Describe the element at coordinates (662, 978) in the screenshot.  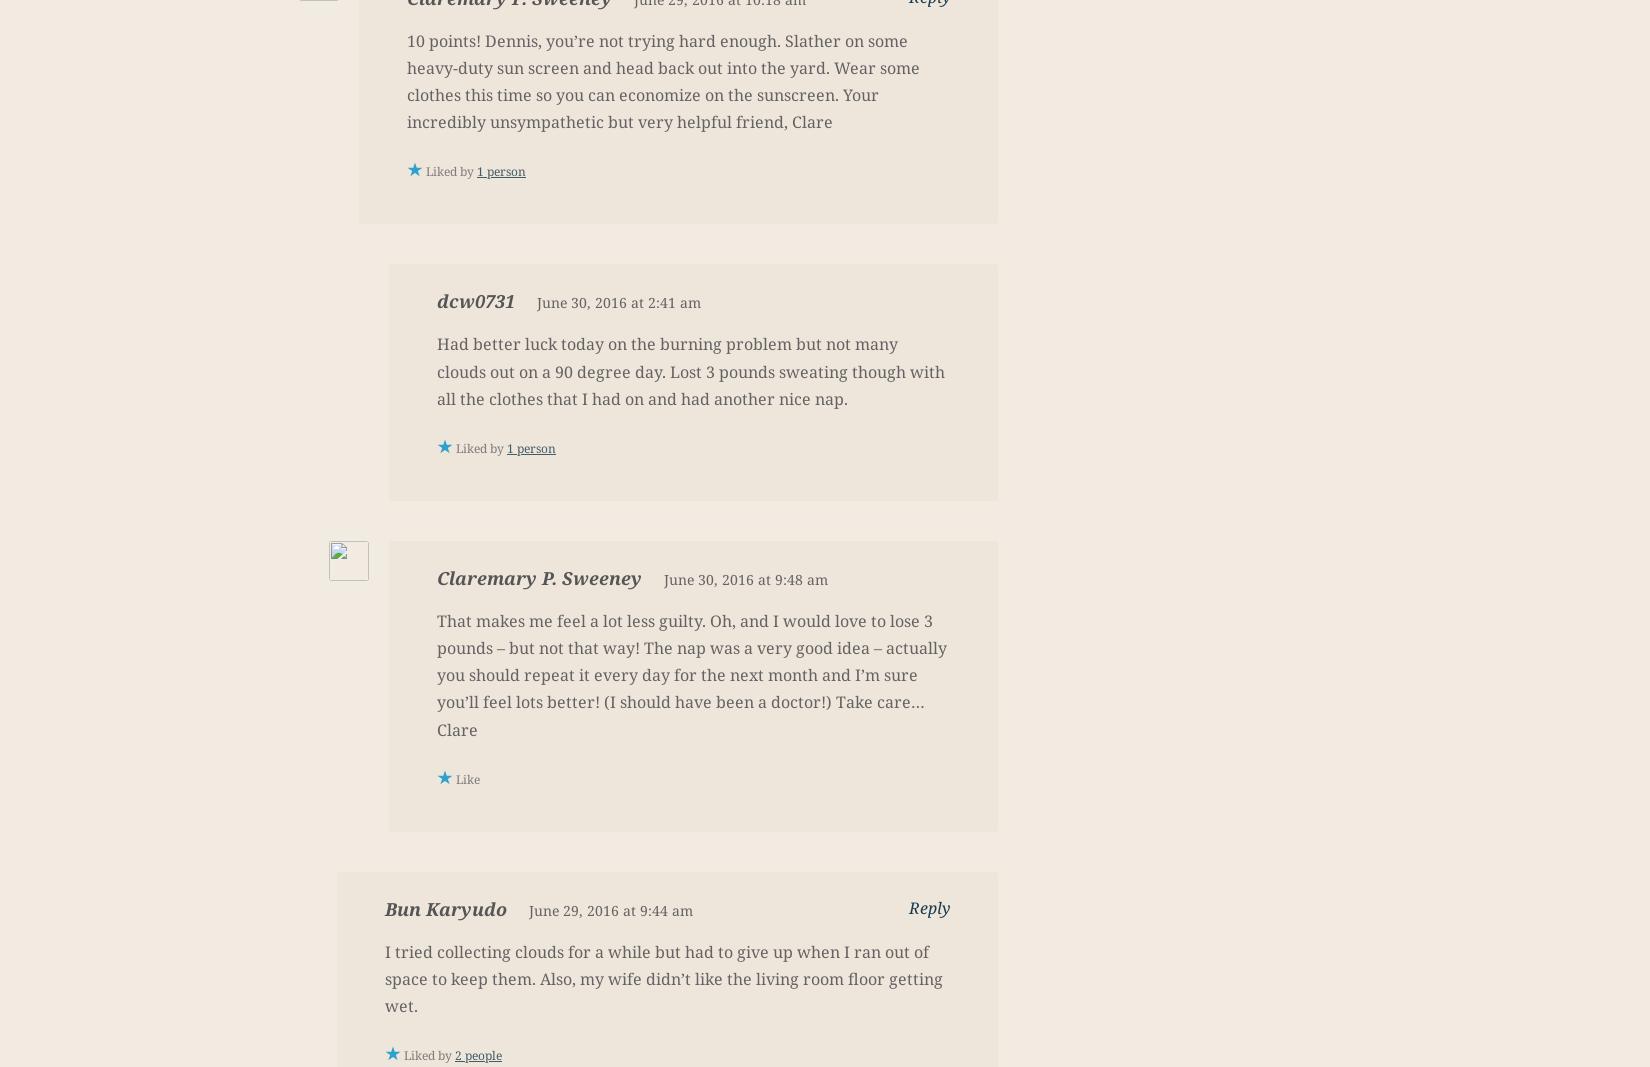
I see `'I tried collecting clouds for a while but had to give up when I ran out of space to keep them. Also, my wife didn’t like the living room floor getting wet.'` at that location.